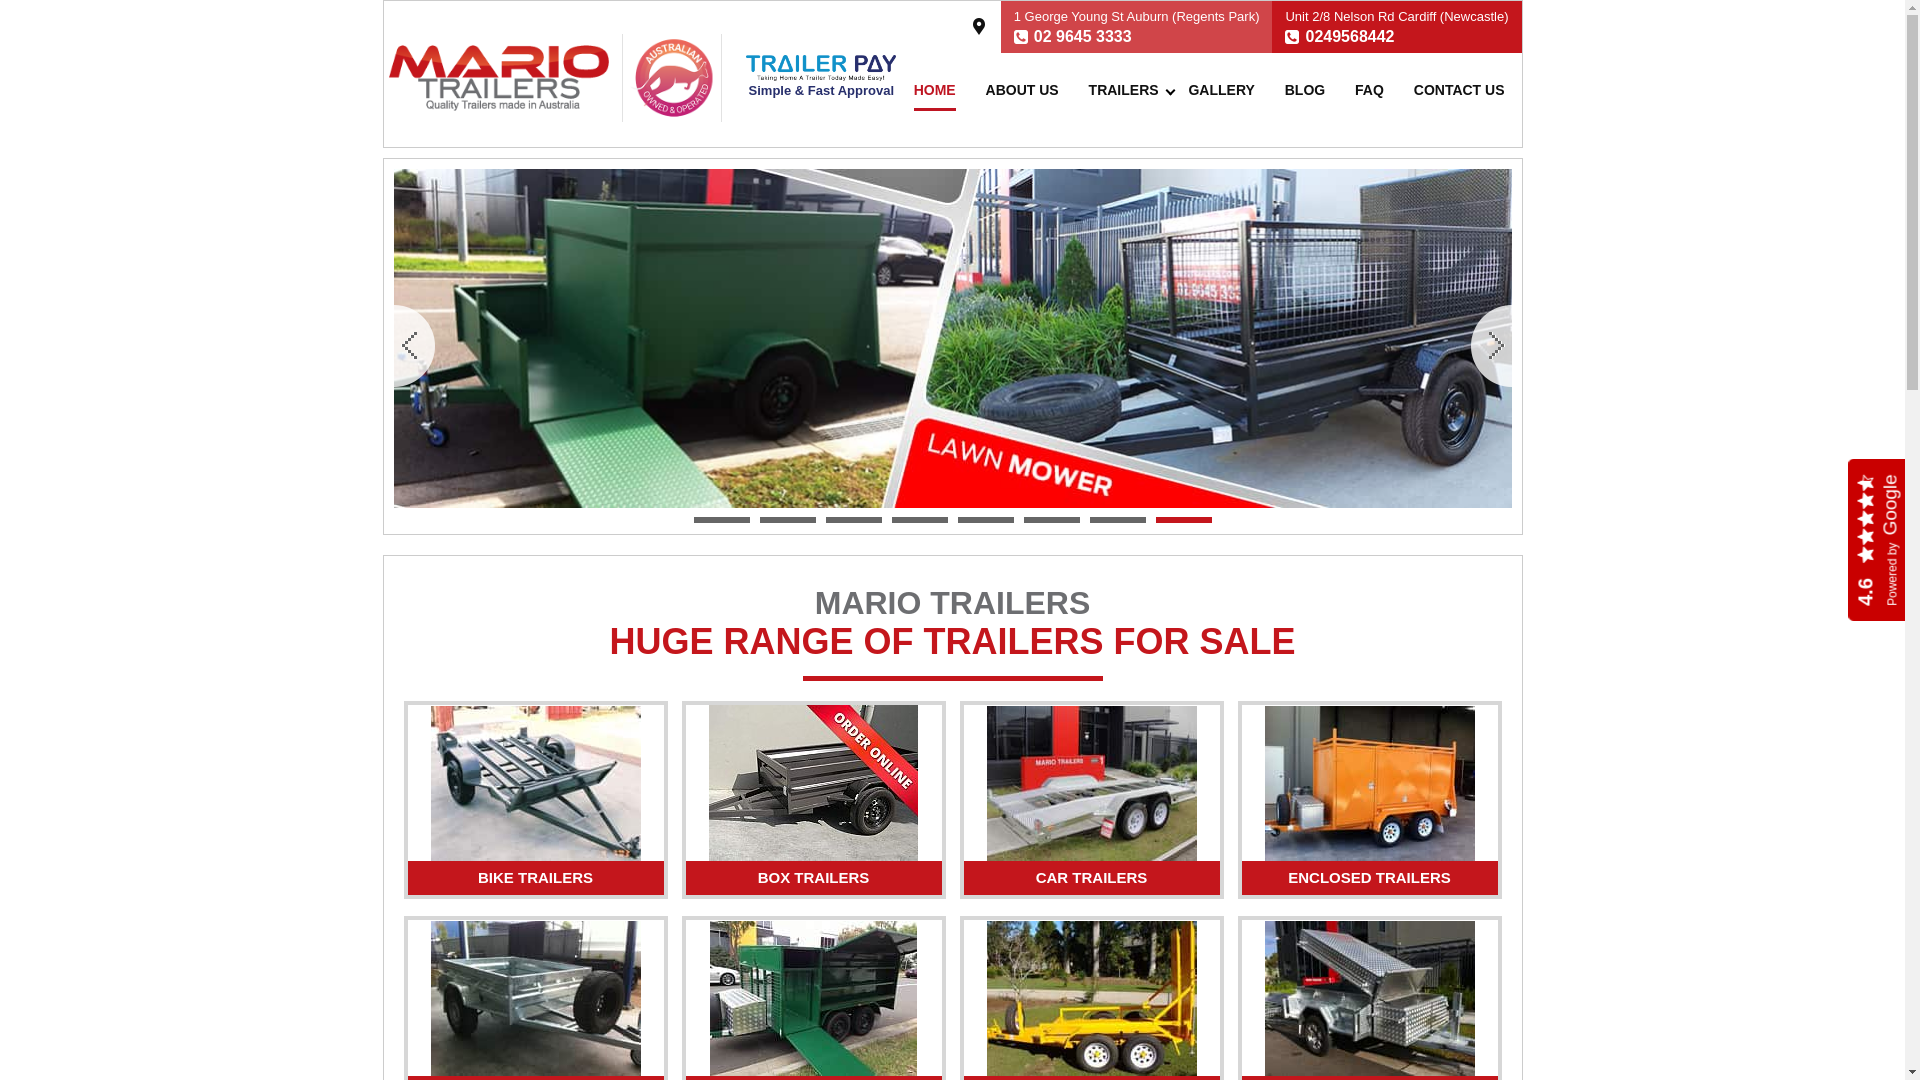  What do you see at coordinates (413, 345) in the screenshot?
I see `'Previous'` at bounding box center [413, 345].